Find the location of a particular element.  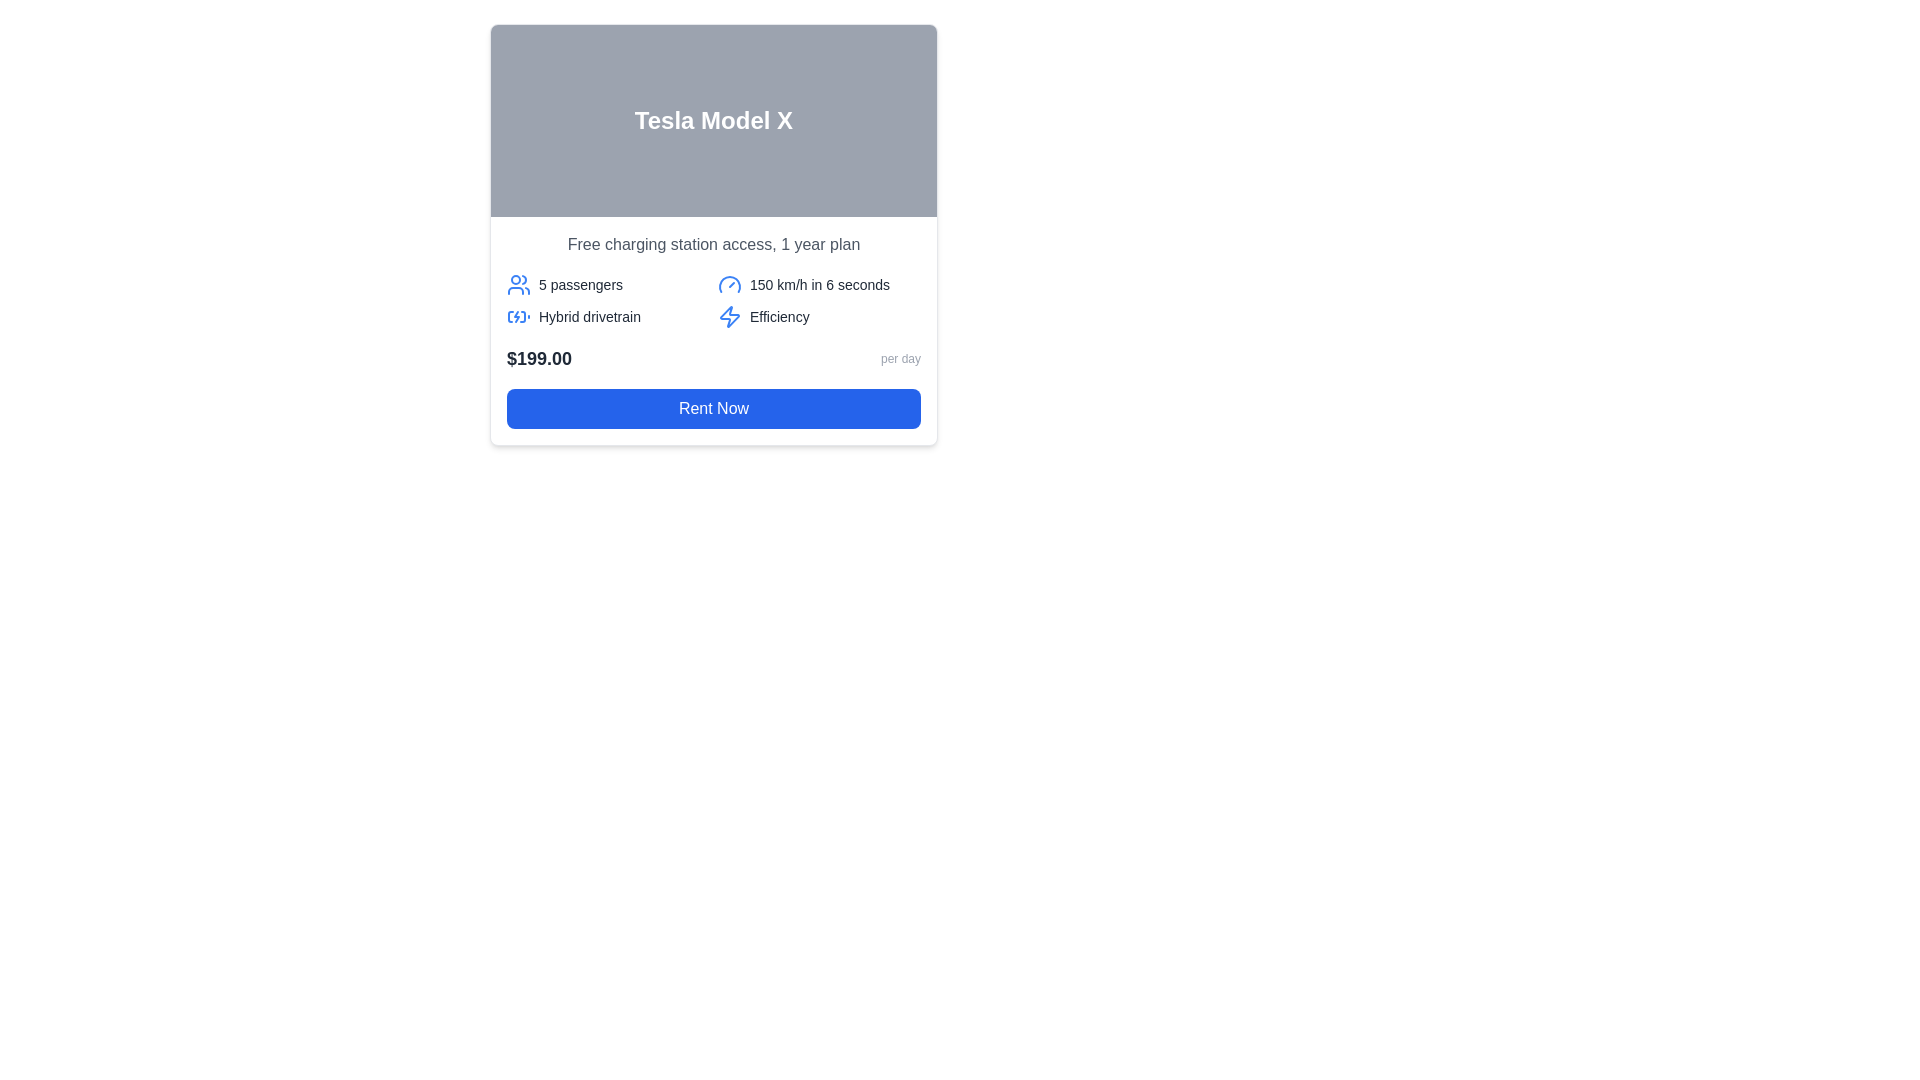

the text label displaying 'Free charging station access, 1 year plan', which is located beneath the title 'Tesla Model X' and above the icons and feature descriptions is located at coordinates (714, 244).